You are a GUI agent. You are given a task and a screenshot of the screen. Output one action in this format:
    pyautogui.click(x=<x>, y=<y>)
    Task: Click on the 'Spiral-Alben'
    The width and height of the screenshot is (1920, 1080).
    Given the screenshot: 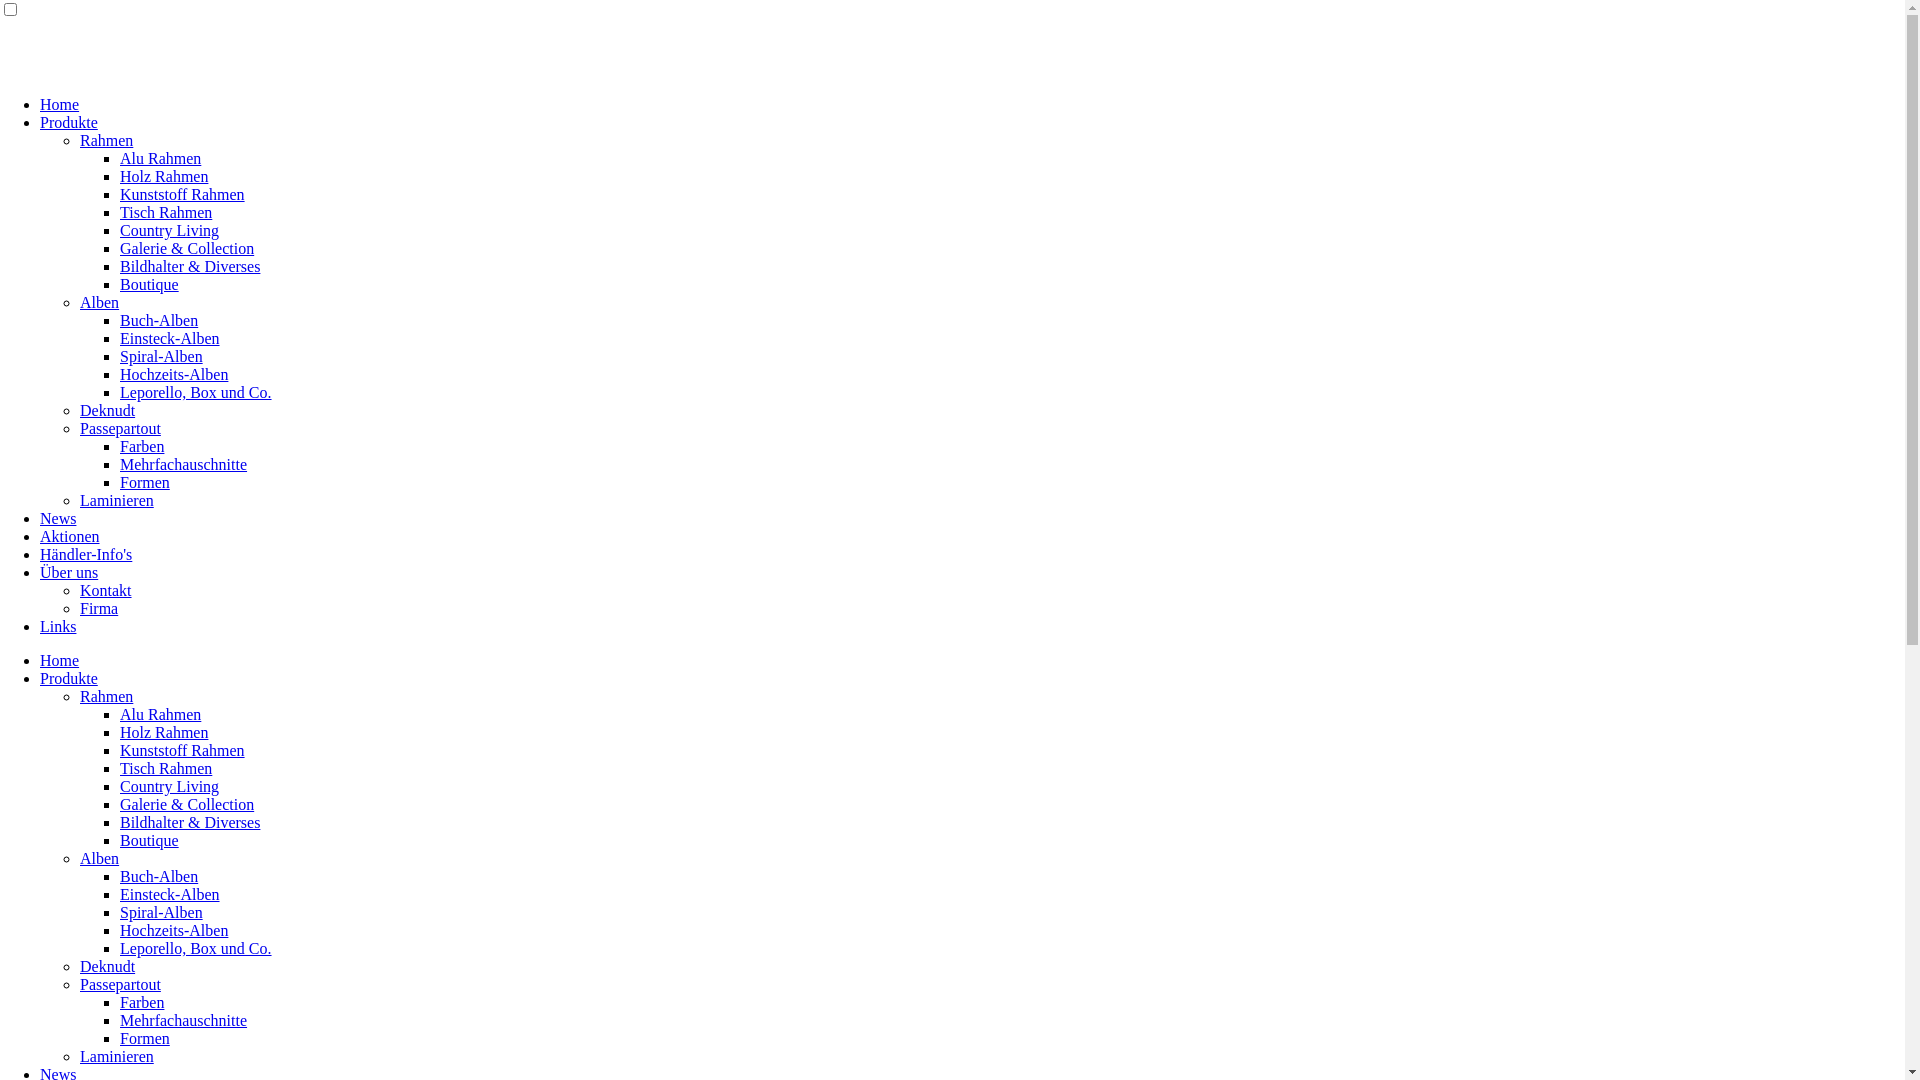 What is the action you would take?
    pyautogui.click(x=161, y=912)
    